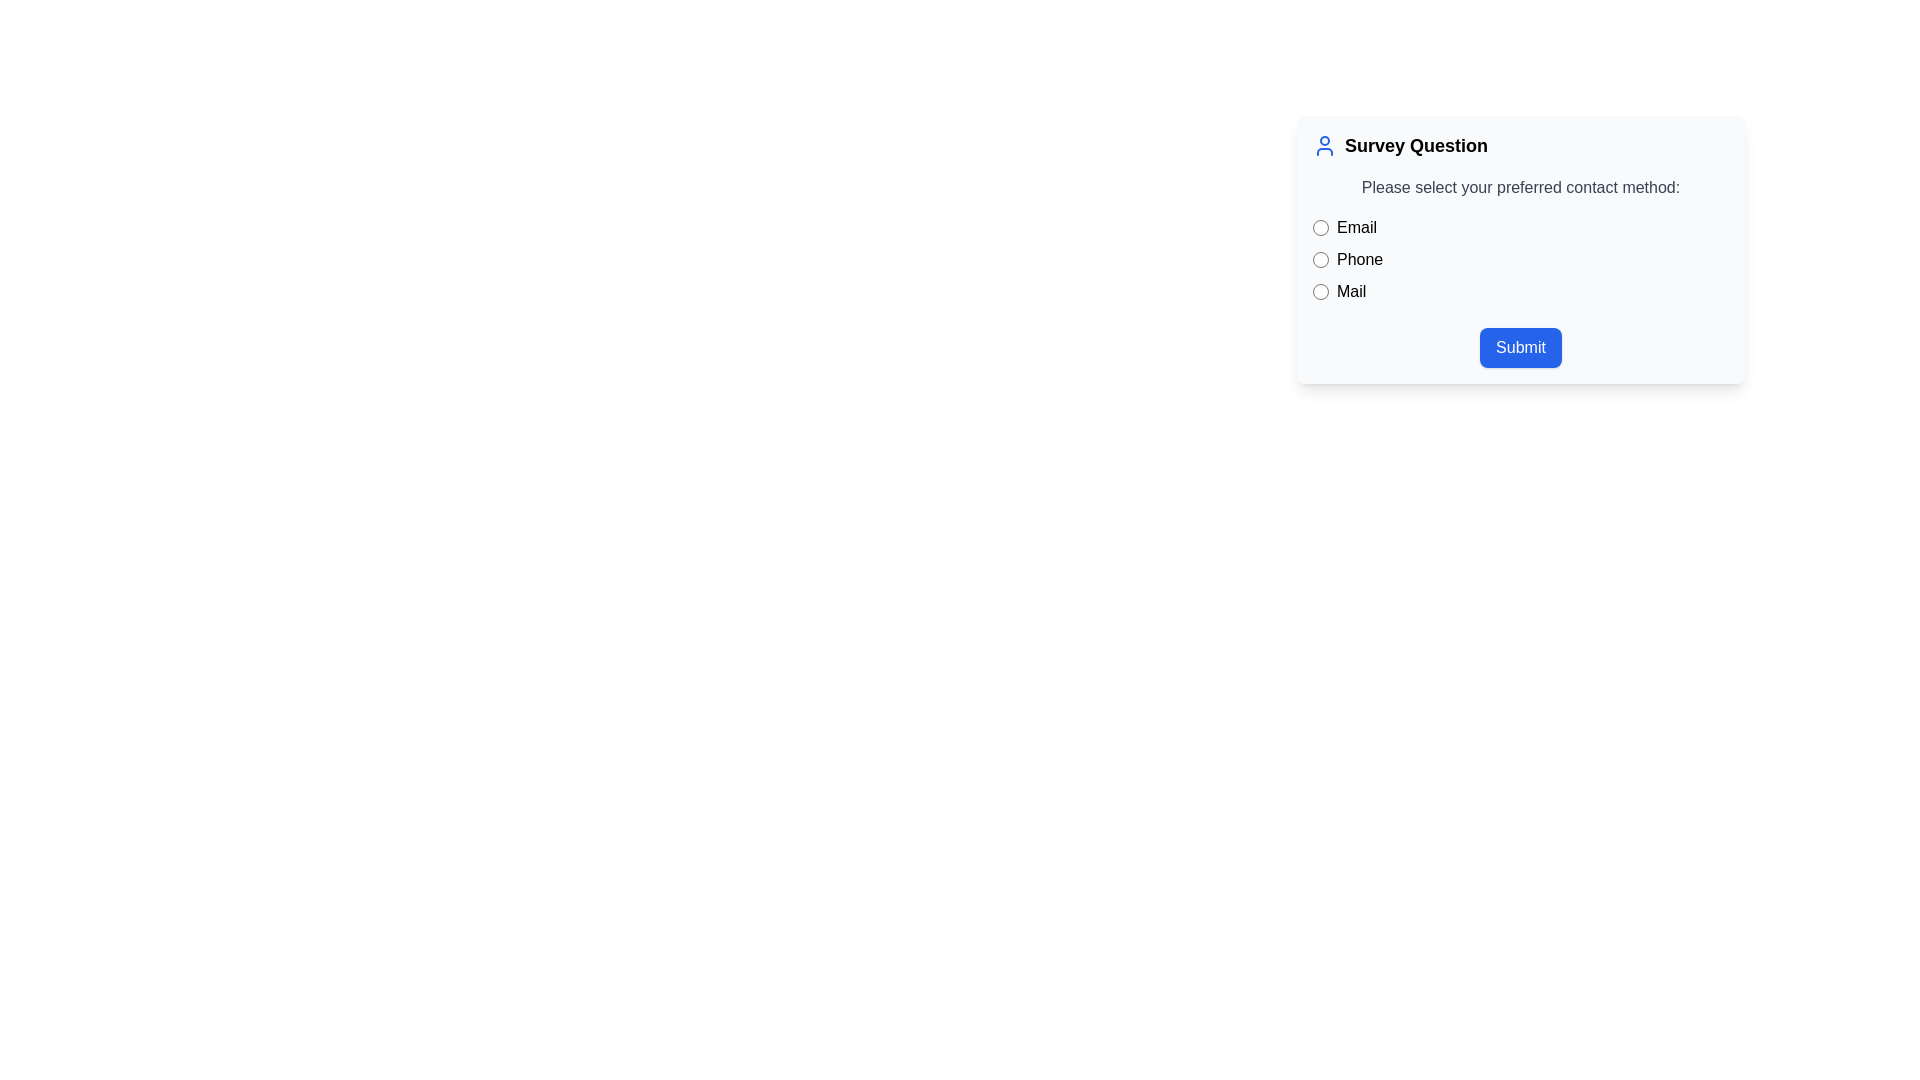  I want to click on the 'Email' radio button located at the top of the list of contact method options in the form, so click(1520, 226).